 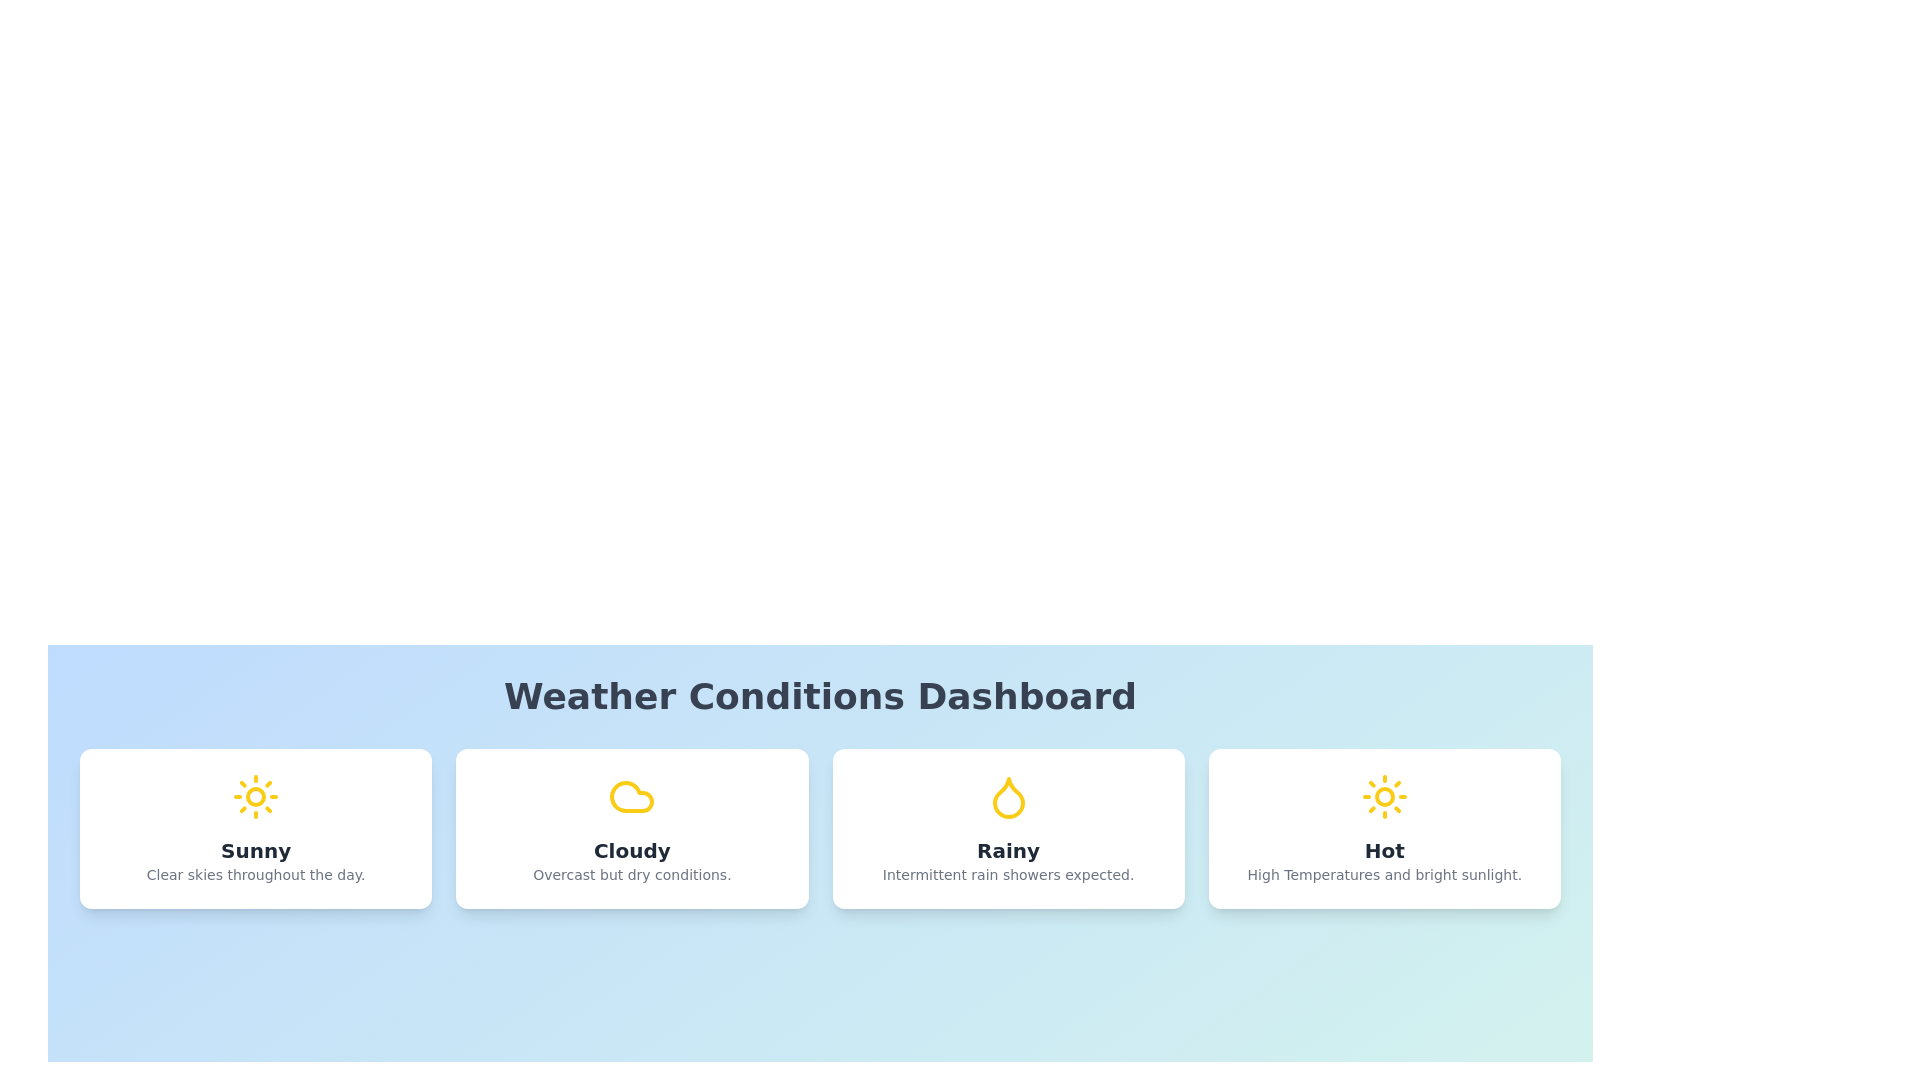 What do you see at coordinates (631, 874) in the screenshot?
I see `the second static text element that provides a supplementary description for the 'Cloudy' weather condition, located at the bottom center of the card` at bounding box center [631, 874].